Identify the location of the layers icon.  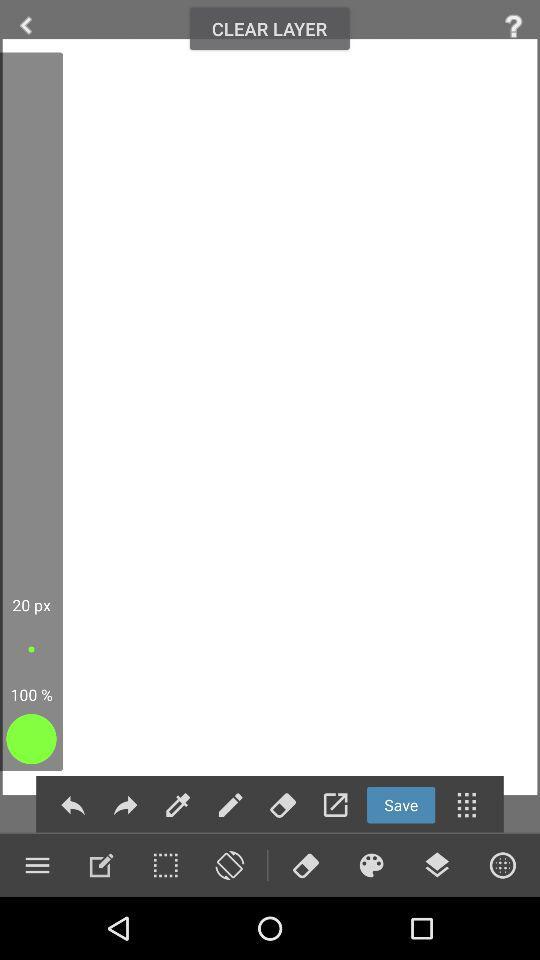
(436, 864).